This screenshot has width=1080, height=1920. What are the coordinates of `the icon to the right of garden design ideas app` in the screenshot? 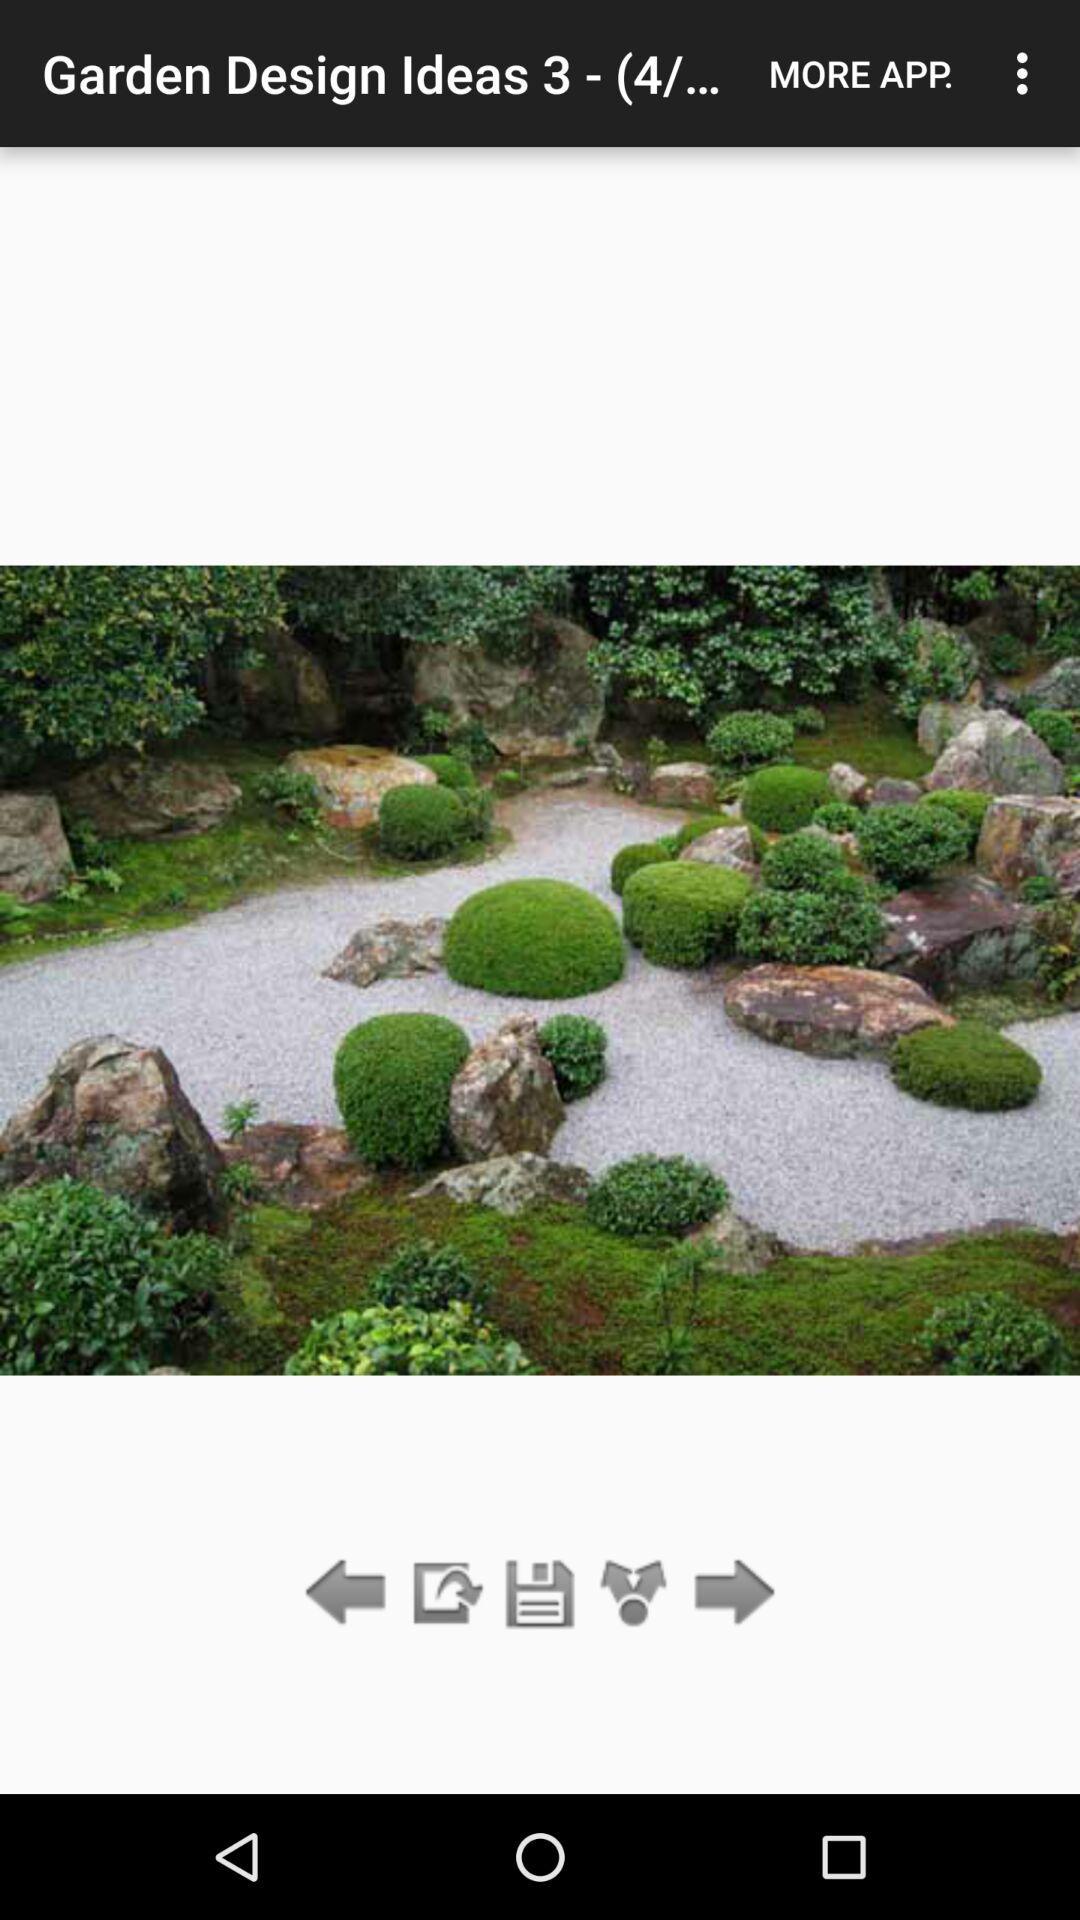 It's located at (860, 73).